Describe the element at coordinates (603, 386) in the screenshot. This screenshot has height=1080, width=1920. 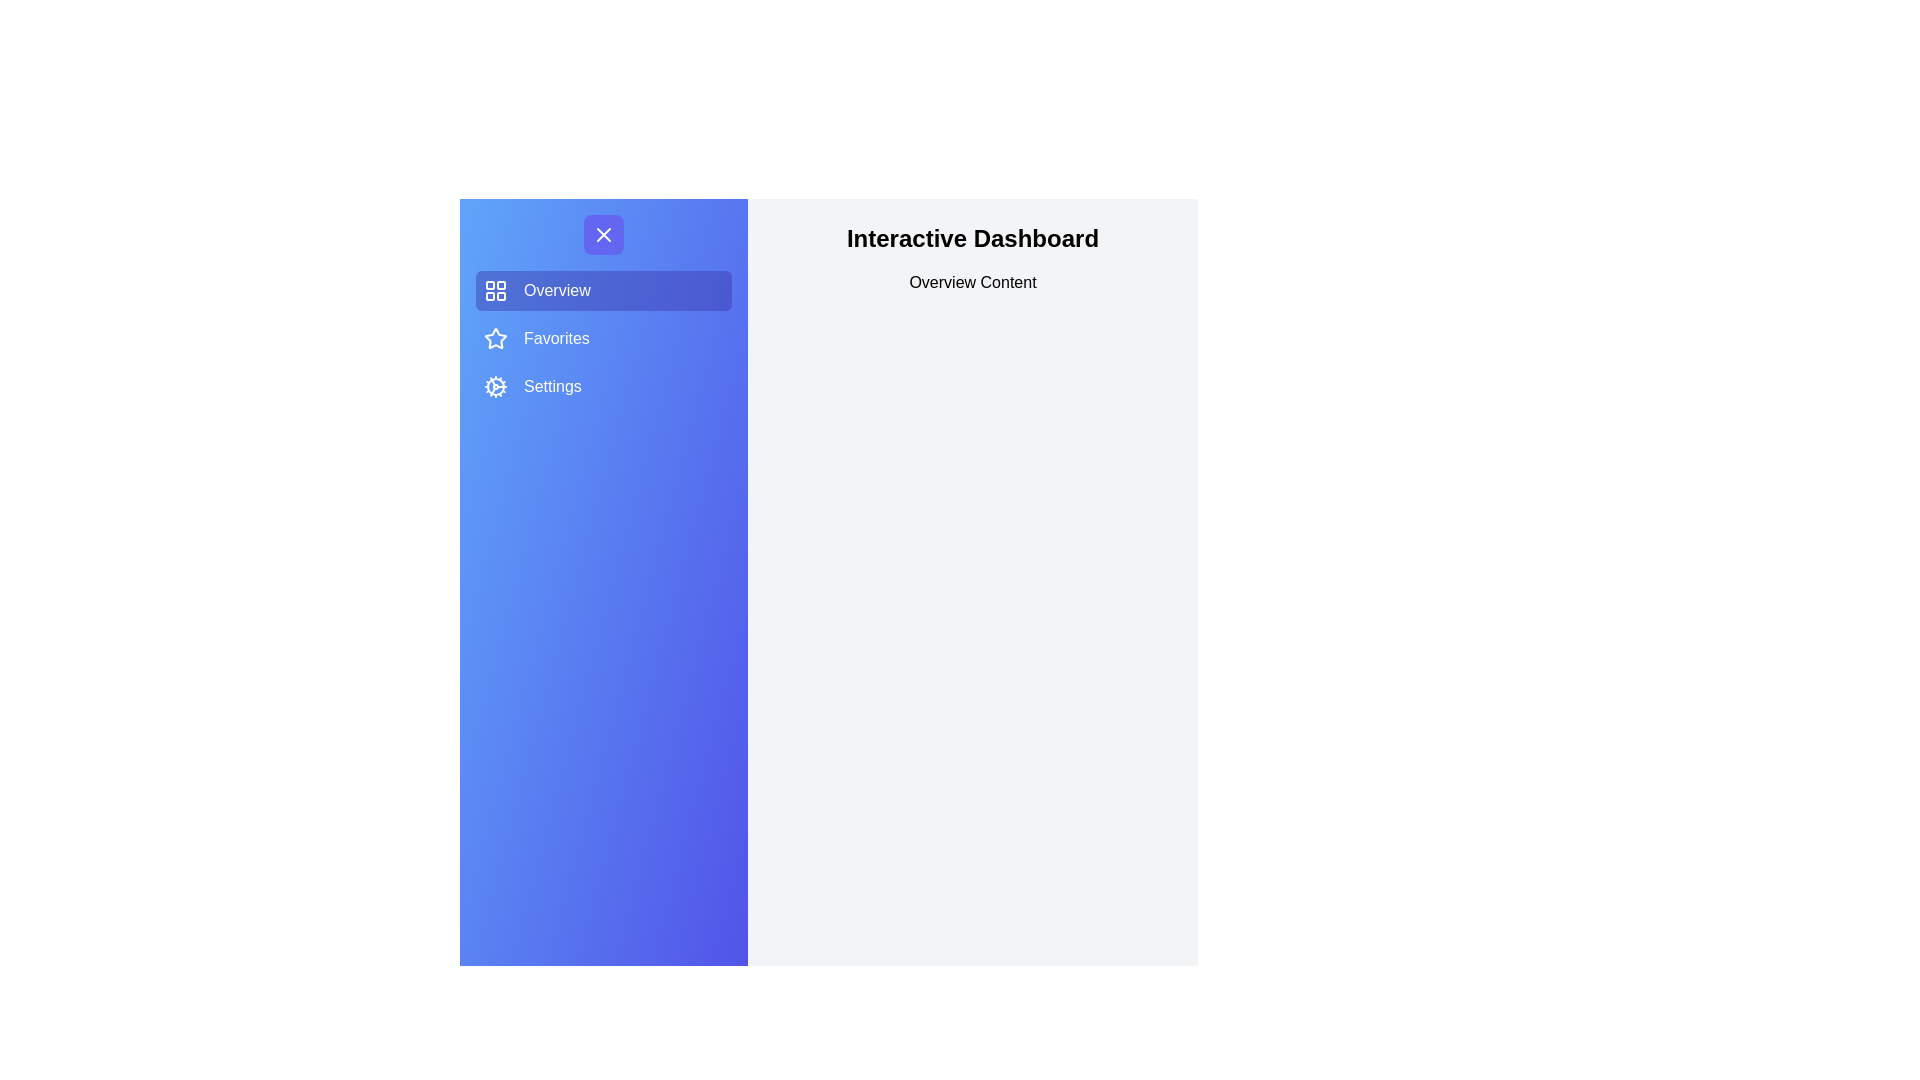
I see `the Settings section by clicking its menu item` at that location.